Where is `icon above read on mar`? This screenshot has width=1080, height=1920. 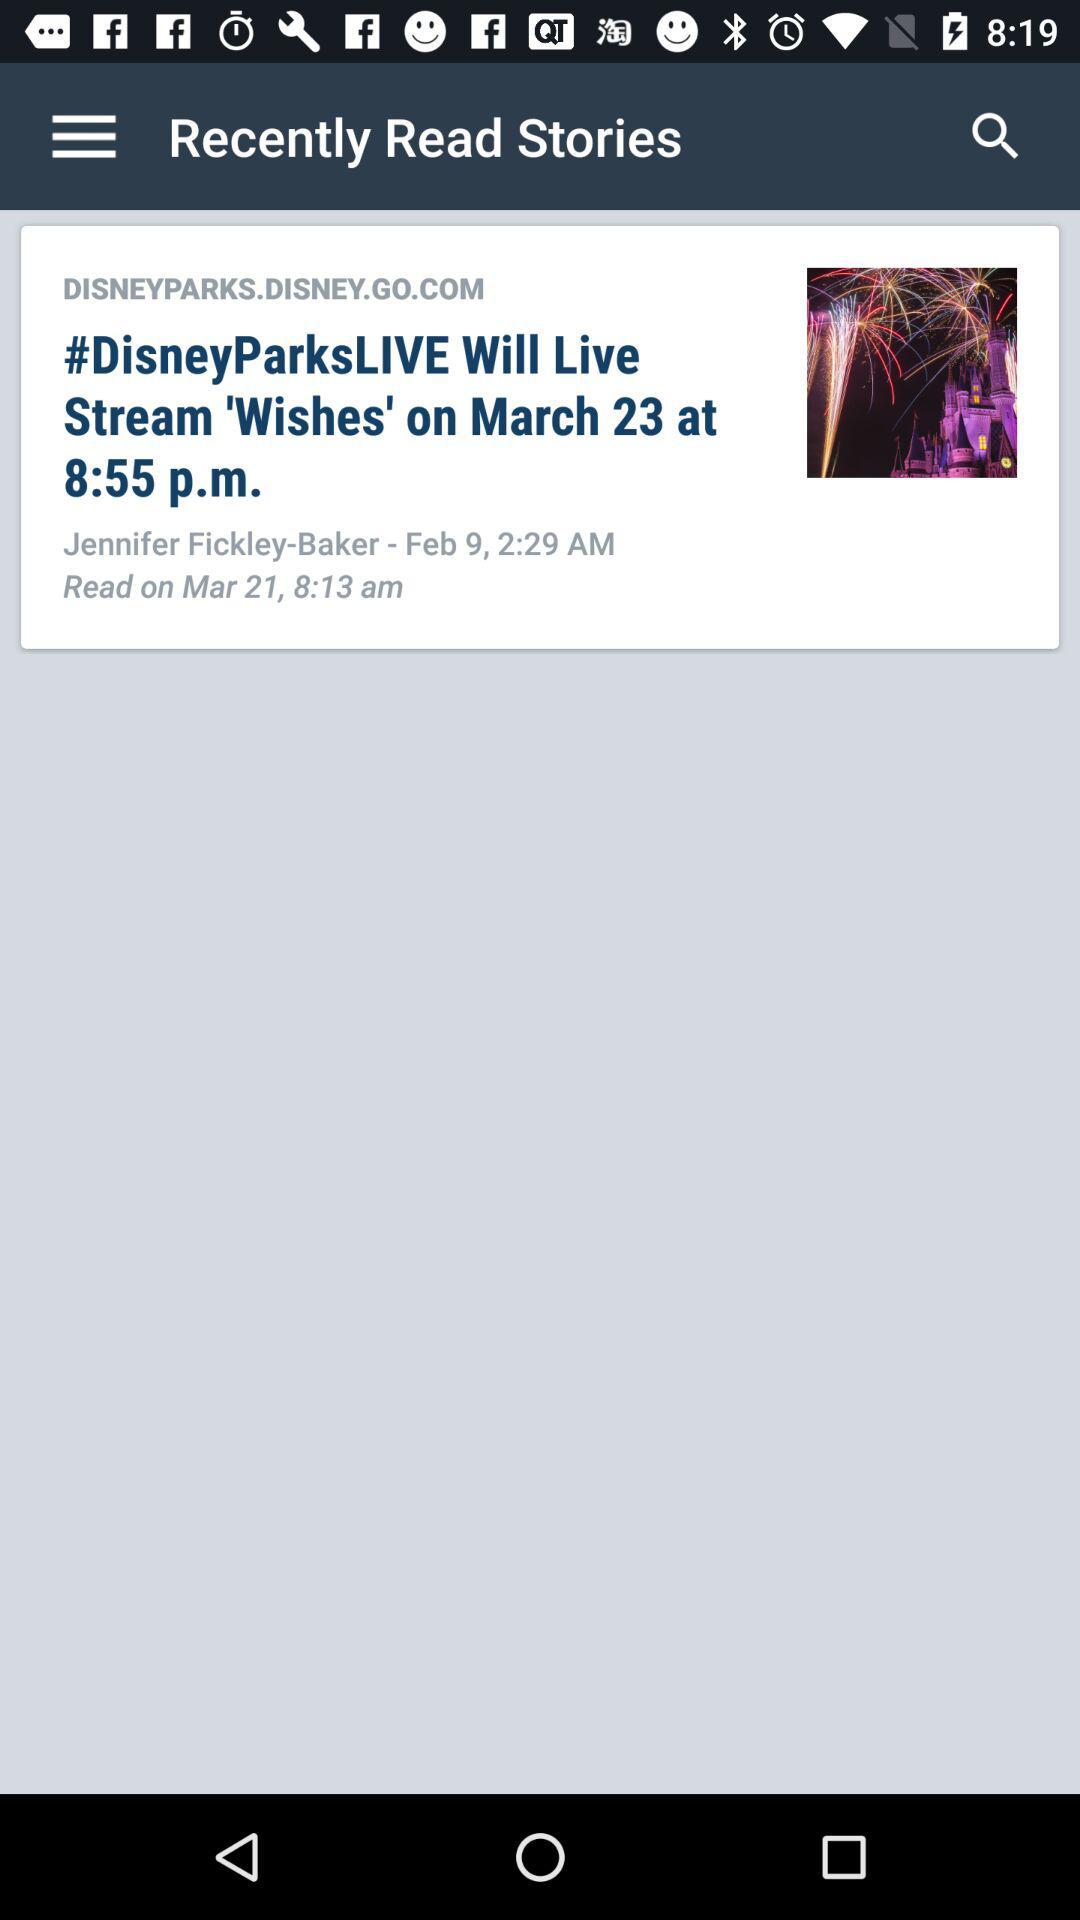
icon above read on mar is located at coordinates (412, 542).